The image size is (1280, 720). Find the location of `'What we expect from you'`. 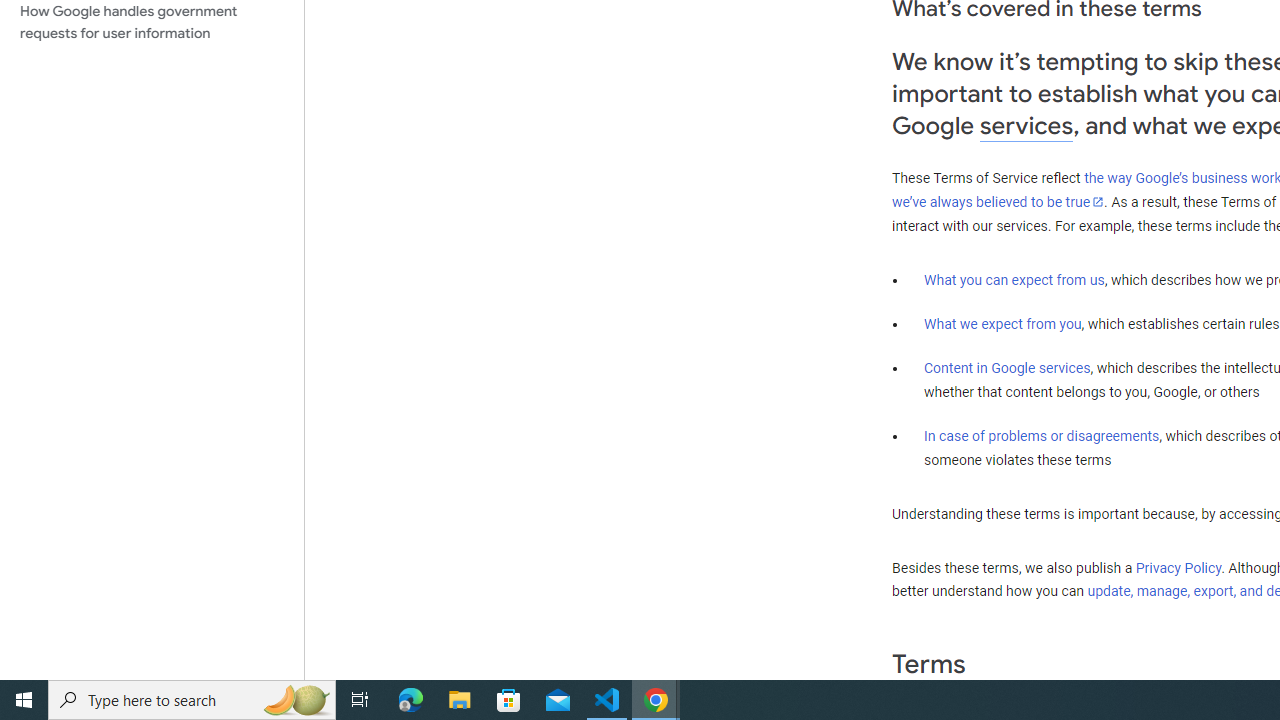

'What we expect from you' is located at coordinates (1002, 323).